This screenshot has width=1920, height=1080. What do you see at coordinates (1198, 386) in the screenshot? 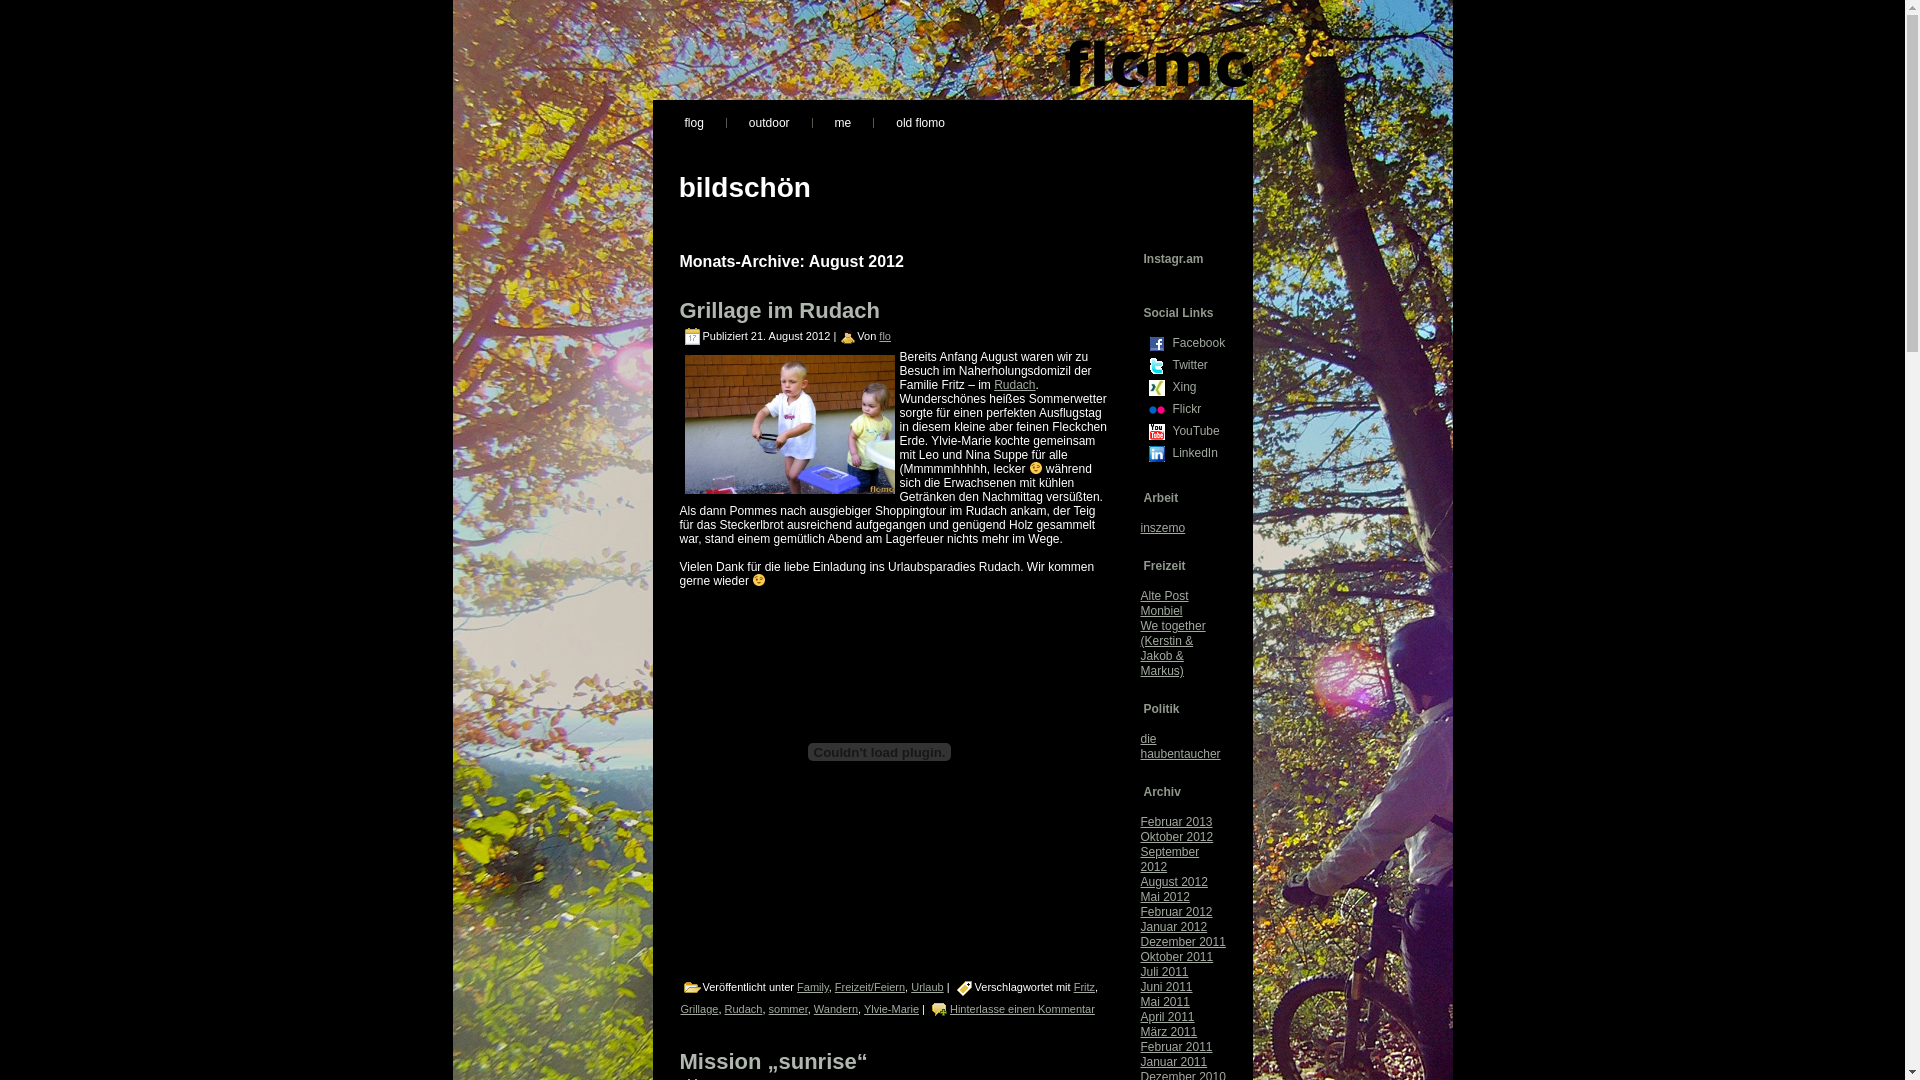
I see `'Xing'` at bounding box center [1198, 386].